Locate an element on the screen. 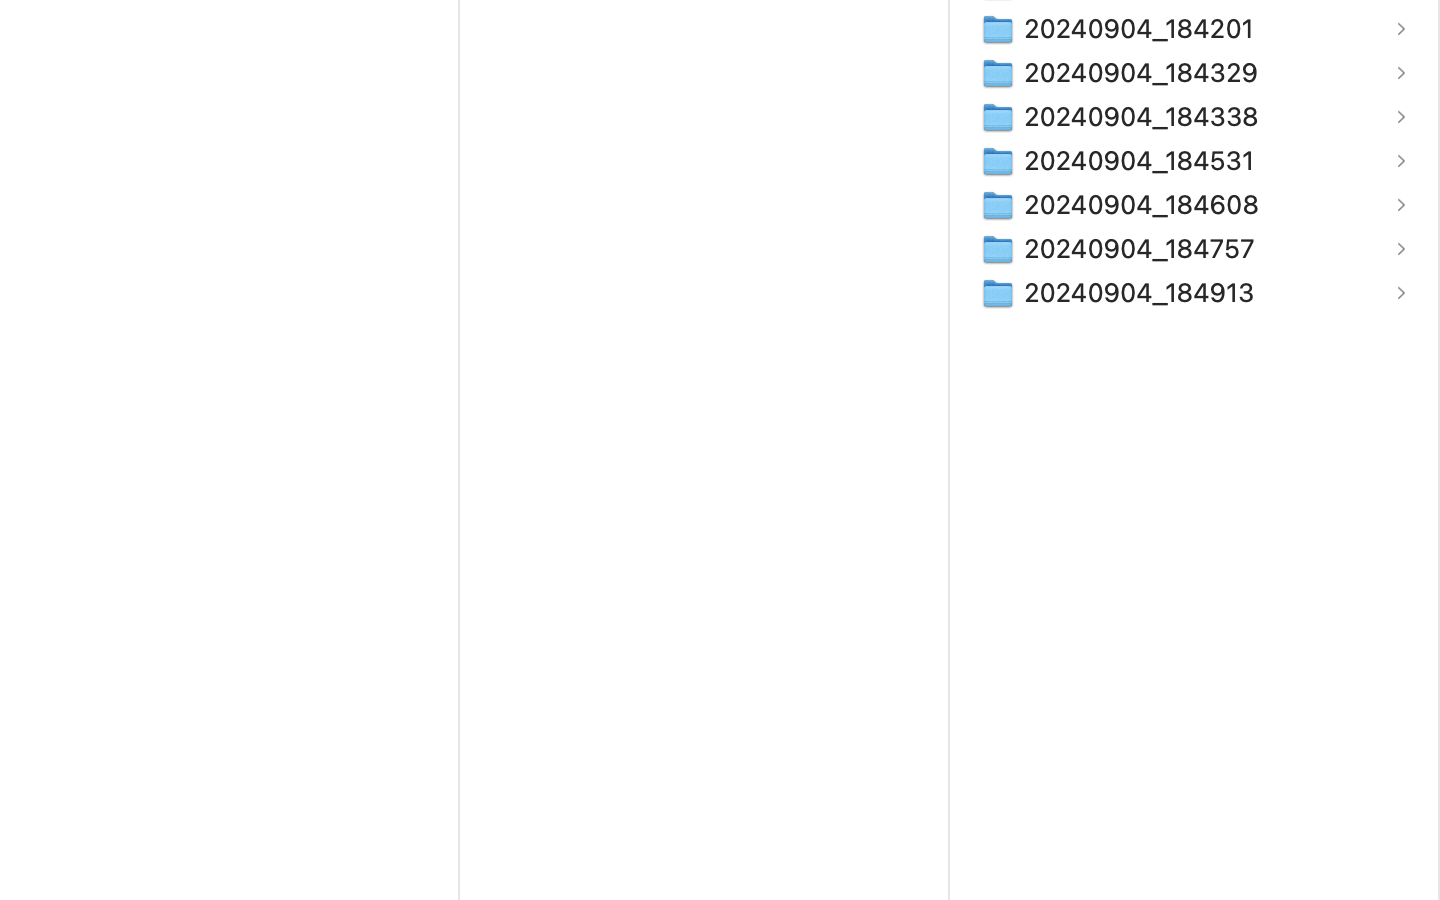 This screenshot has width=1440, height=900. '20240904_184608' is located at coordinates (1145, 204).